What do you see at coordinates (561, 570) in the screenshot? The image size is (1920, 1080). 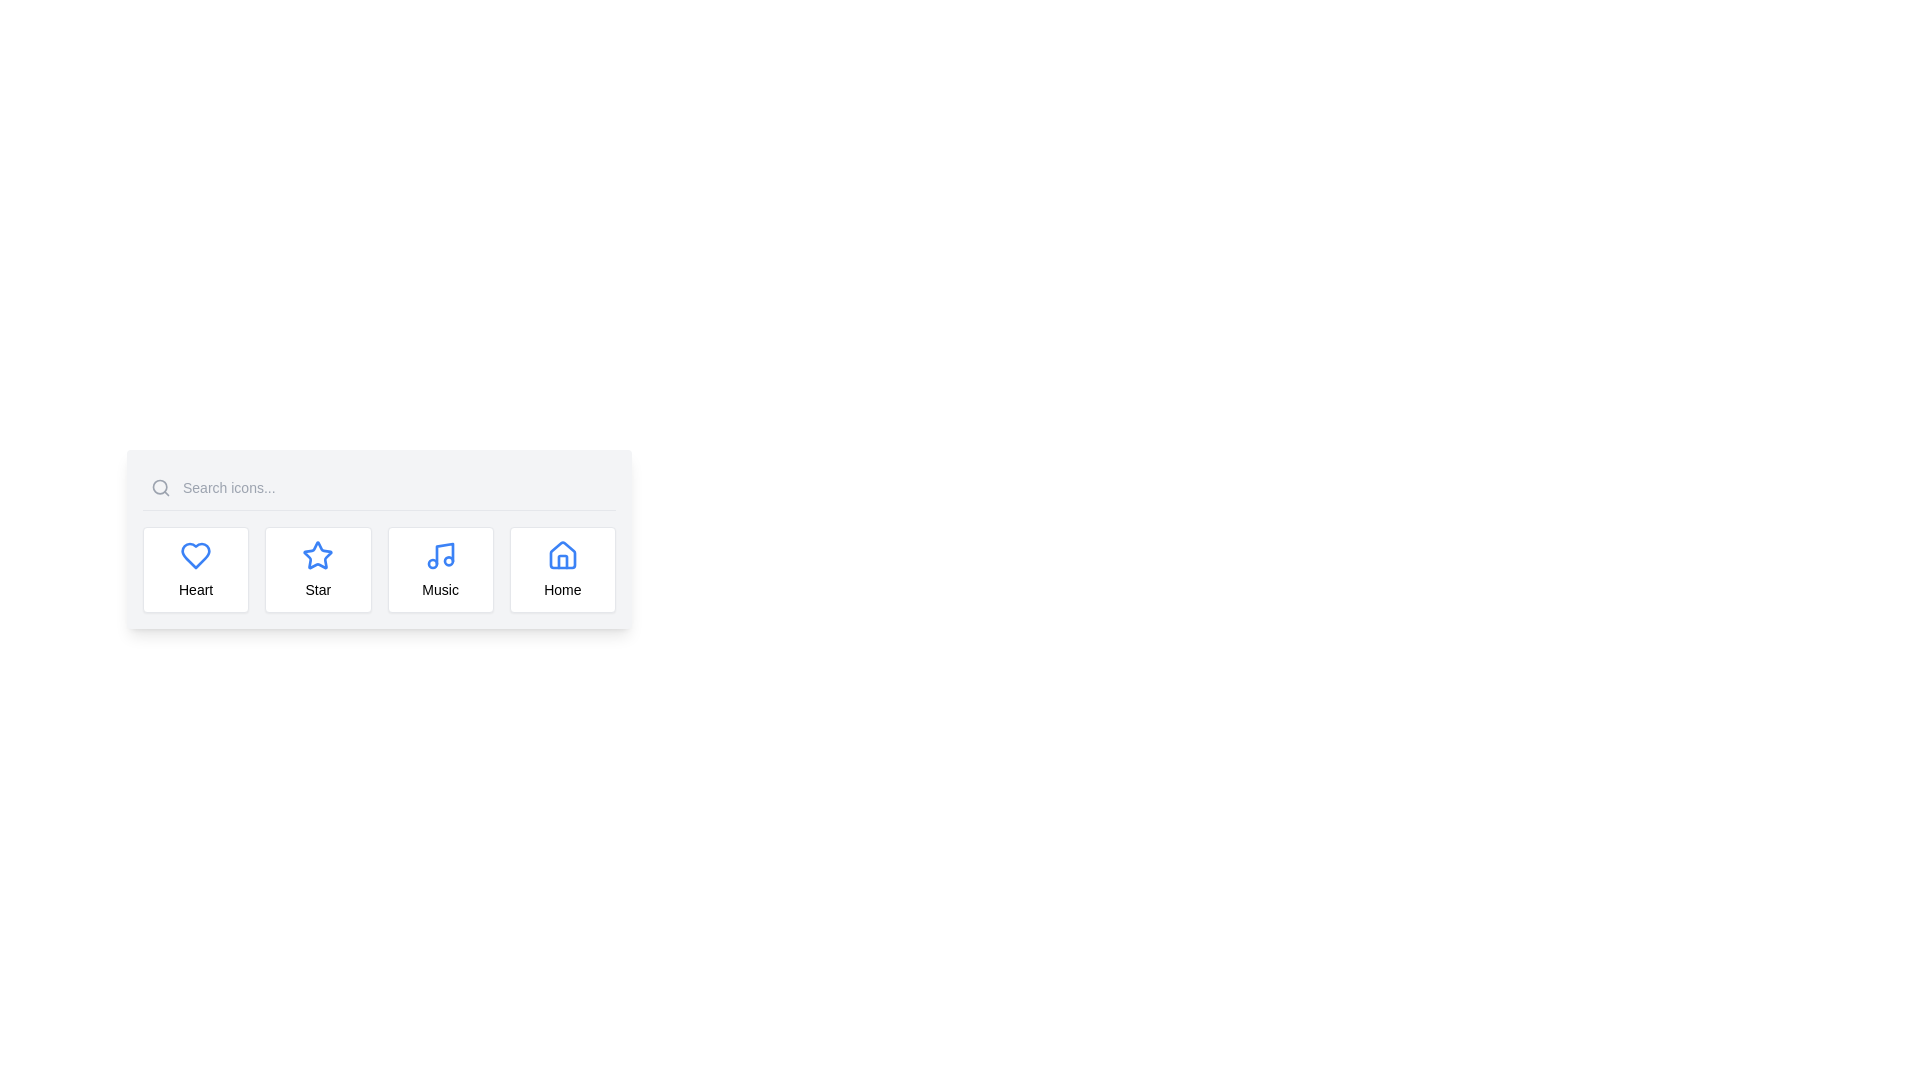 I see `on the 'Home' button, which is a rectangular card with a white background, rounded corners, and a blue house icon above the text 'Home'. It is the fourth card in the grid row, positioned next` at bounding box center [561, 570].